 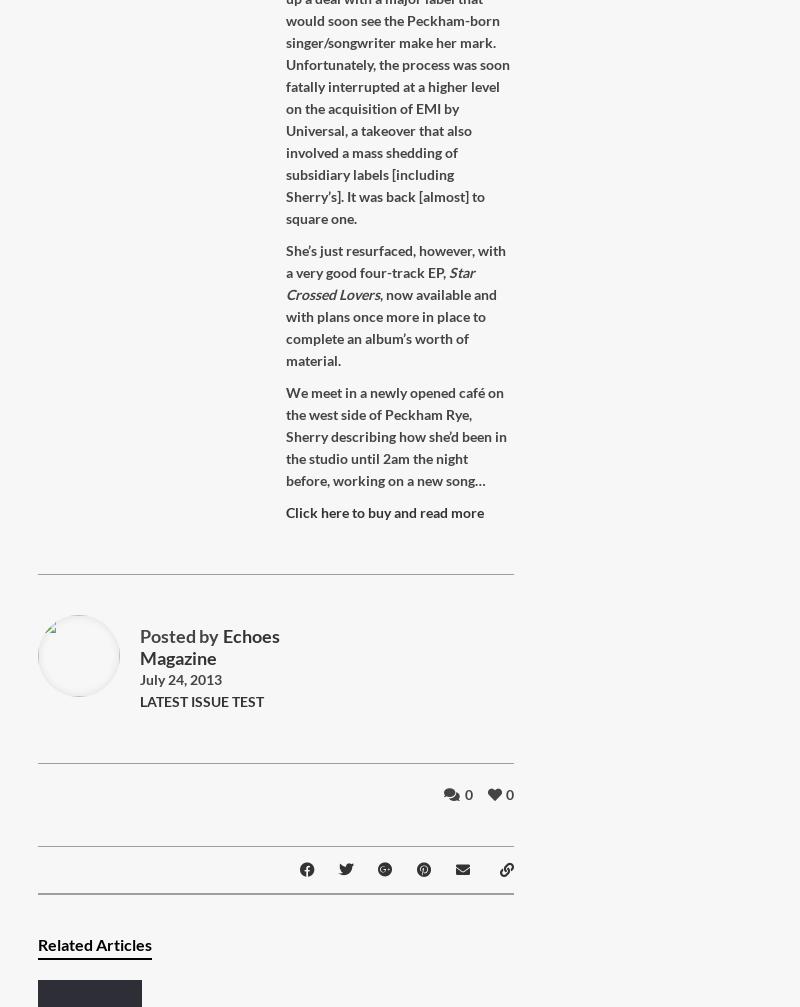 What do you see at coordinates (180, 678) in the screenshot?
I see `'July 24, 2013'` at bounding box center [180, 678].